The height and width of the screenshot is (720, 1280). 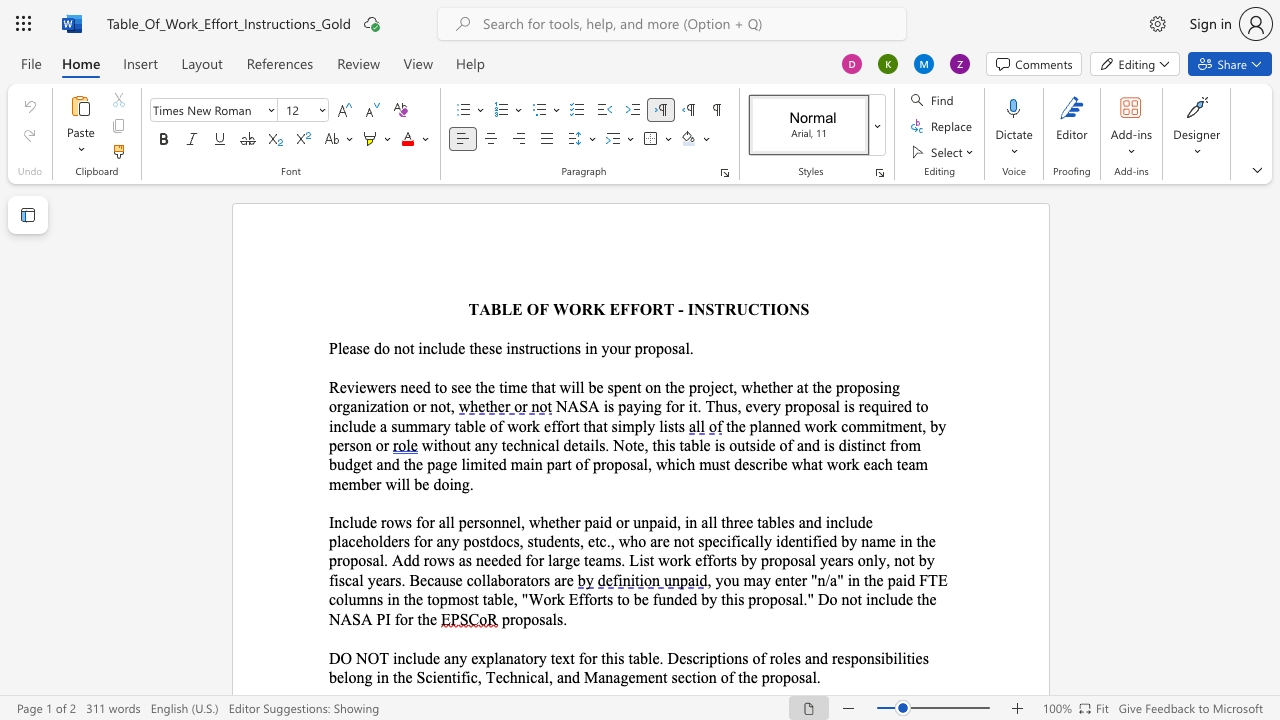 What do you see at coordinates (437, 405) in the screenshot?
I see `the space between the continuous character "n" and "o" in the text` at bounding box center [437, 405].